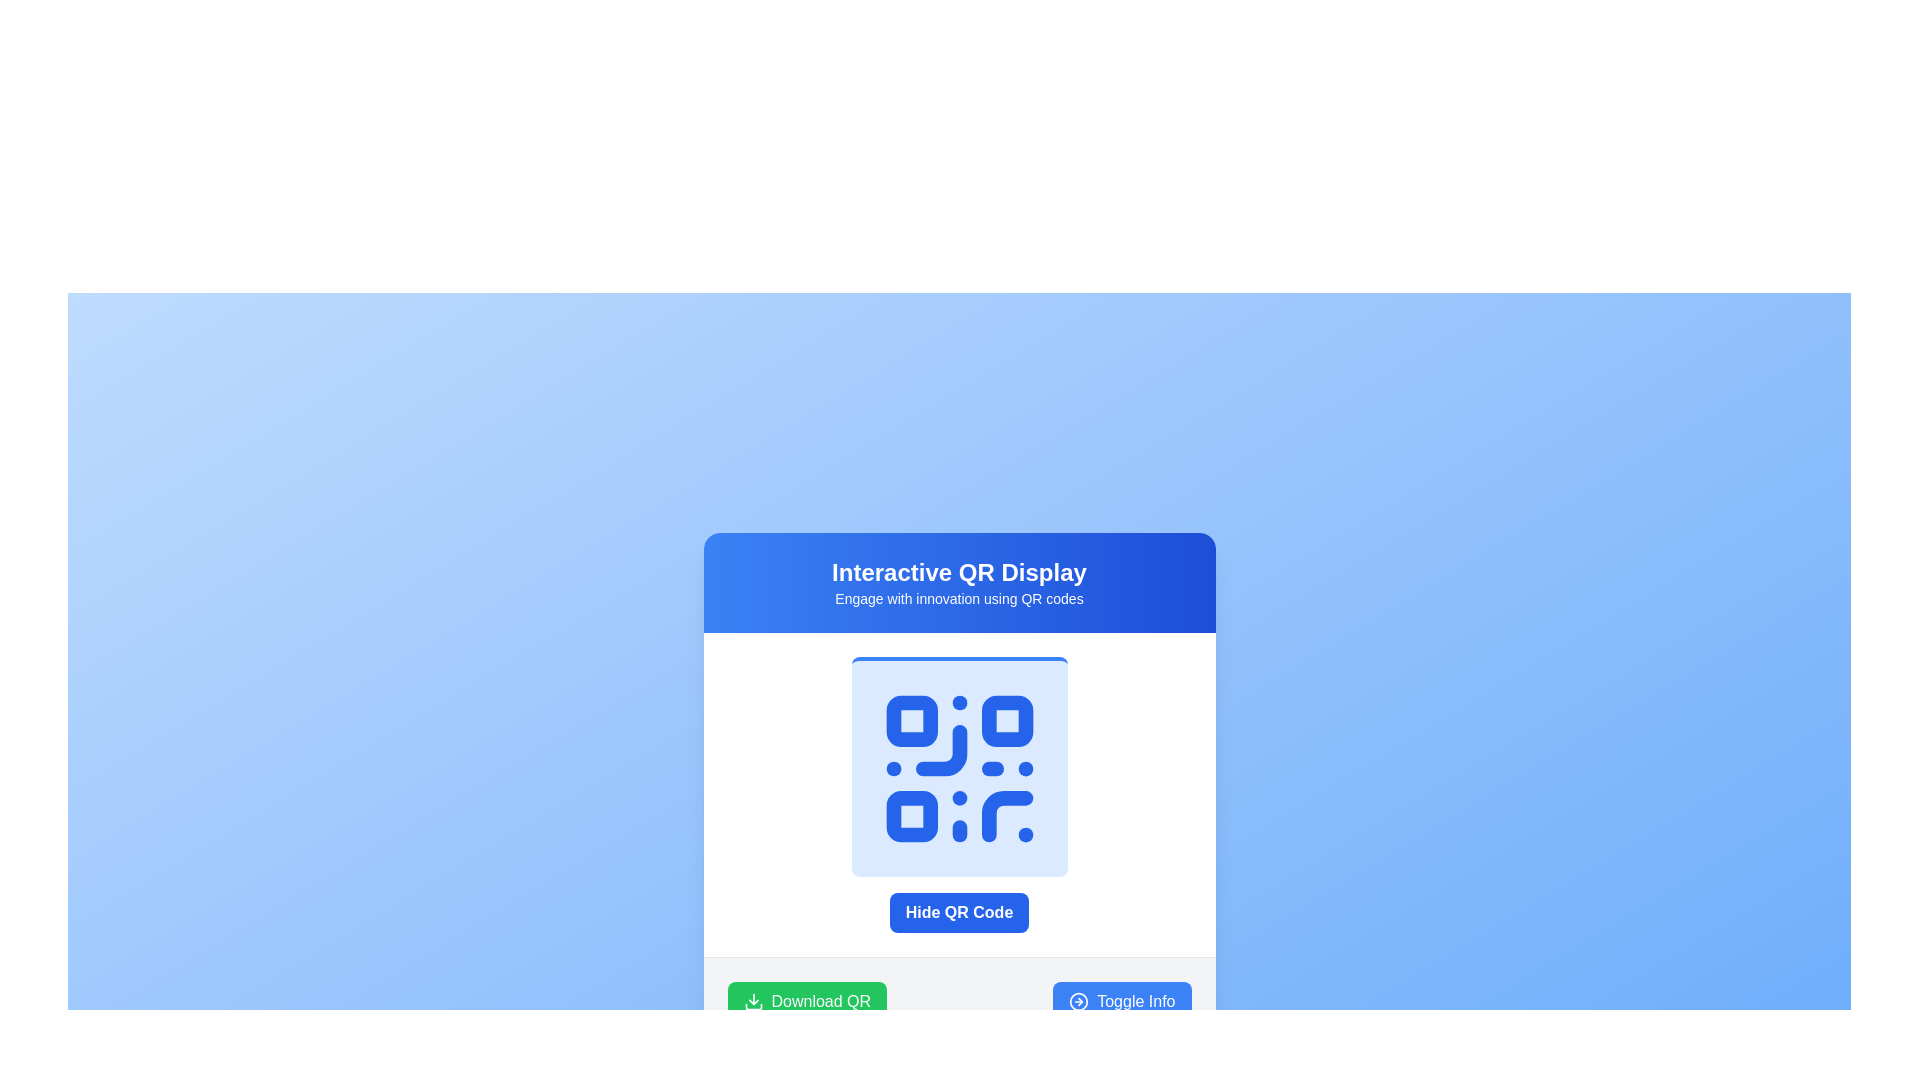  I want to click on the small blue square with rounded corners located in the lower-left section of the QR code icon, which is the third square in the pattern, so click(910, 816).